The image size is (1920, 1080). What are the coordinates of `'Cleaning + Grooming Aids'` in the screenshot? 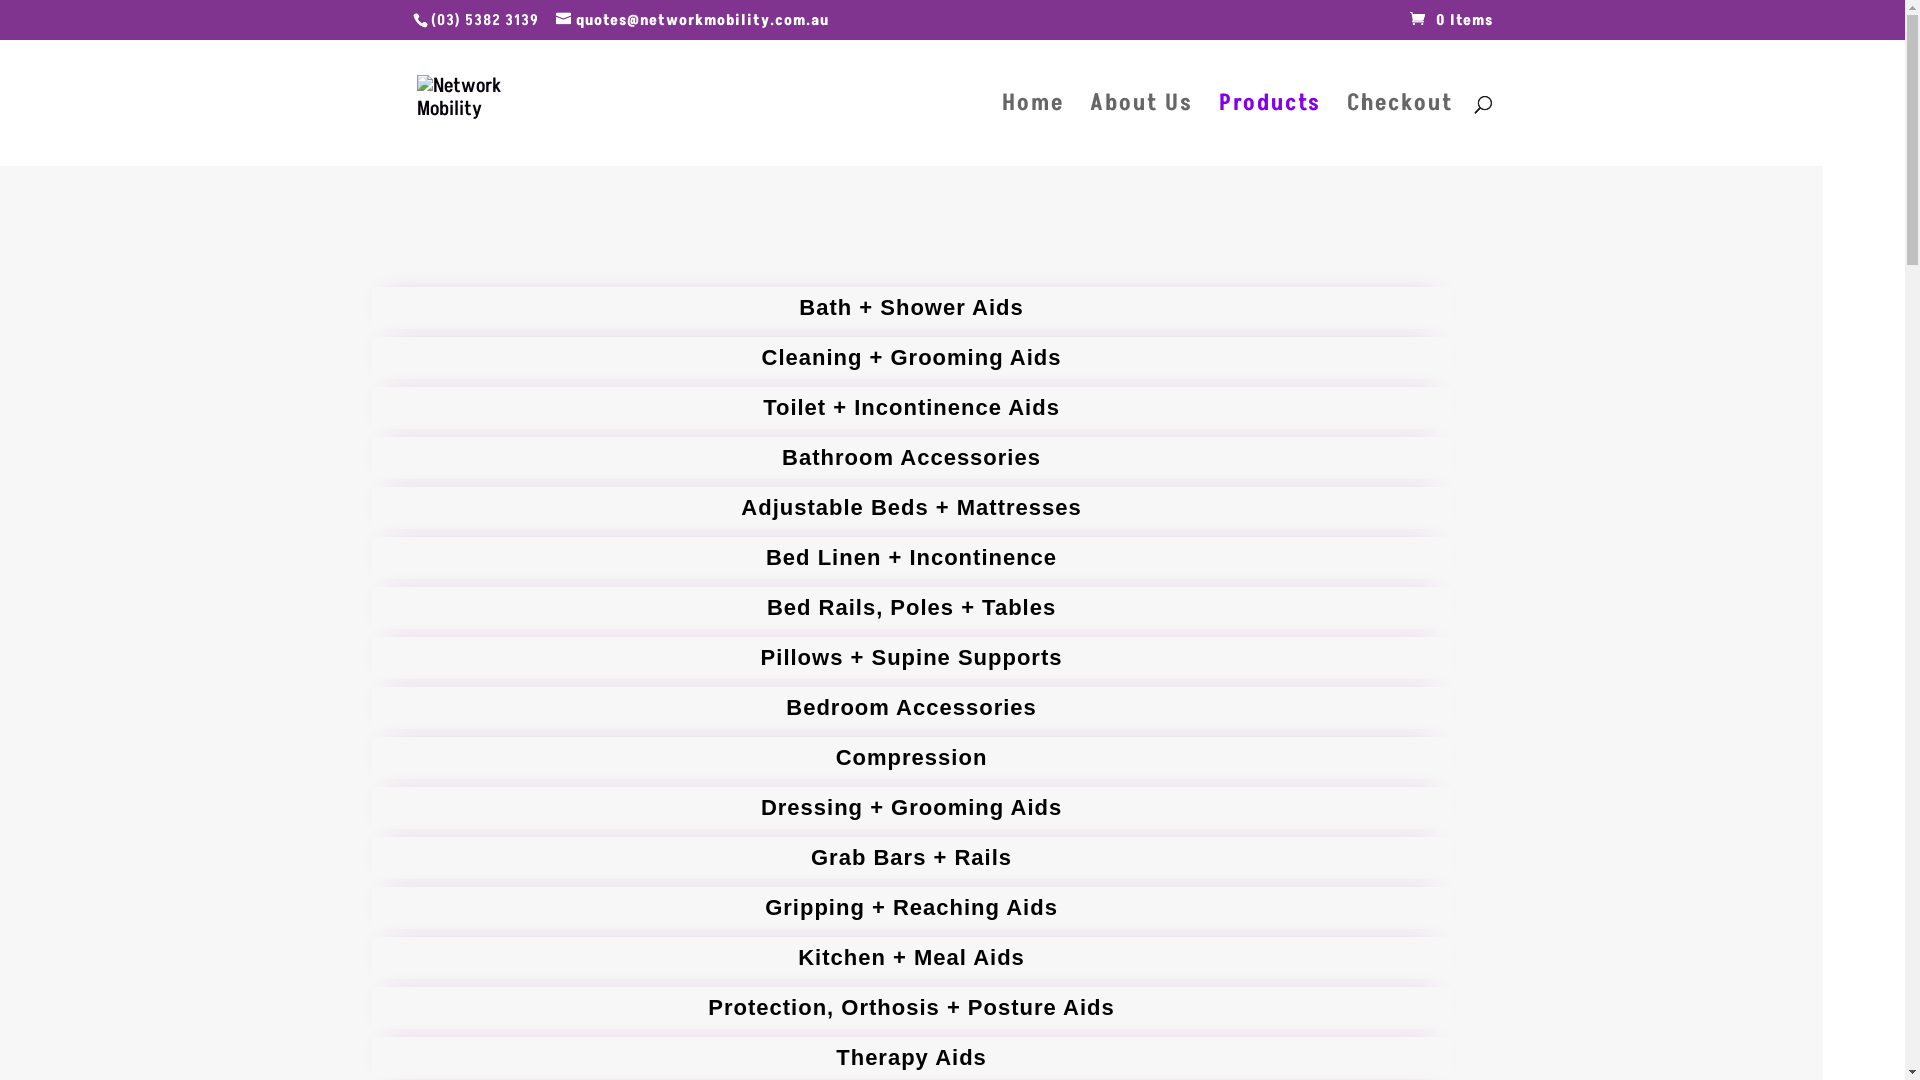 It's located at (911, 357).